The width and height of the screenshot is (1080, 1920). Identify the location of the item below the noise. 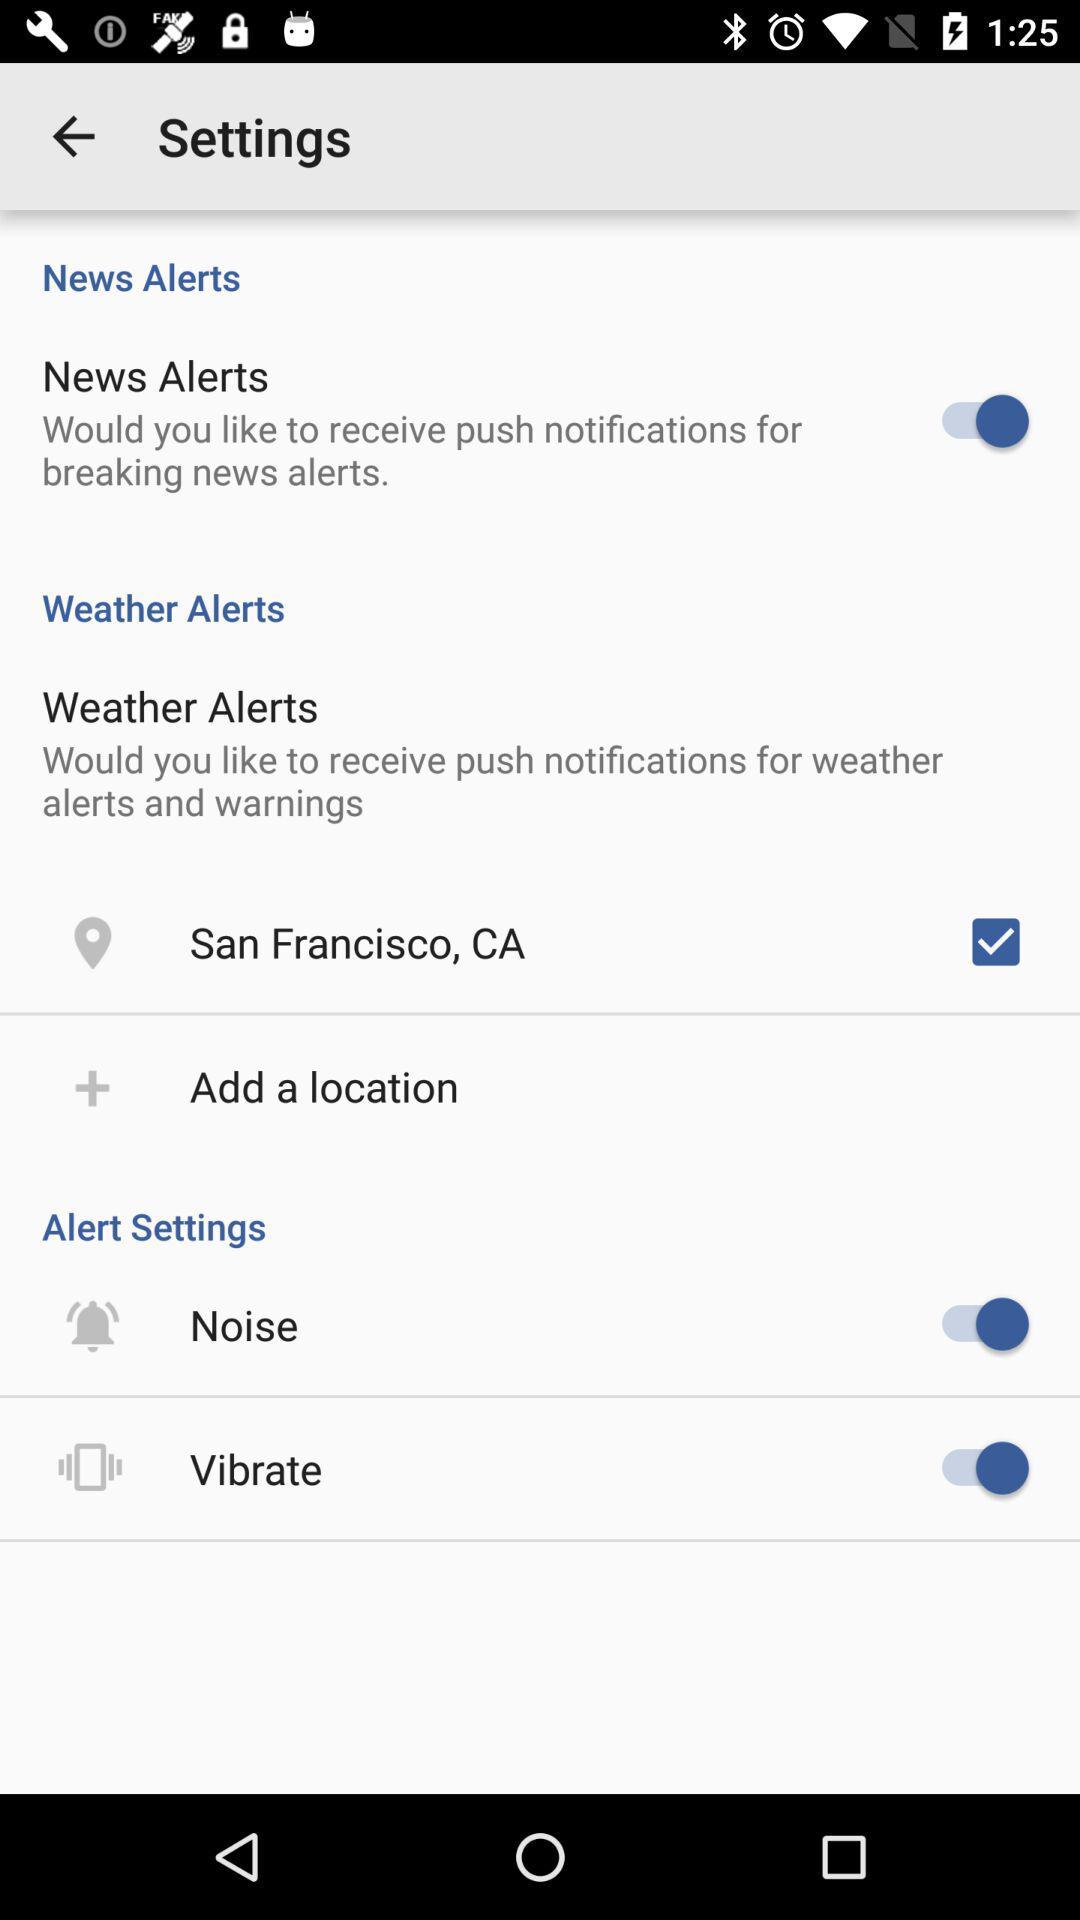
(255, 1468).